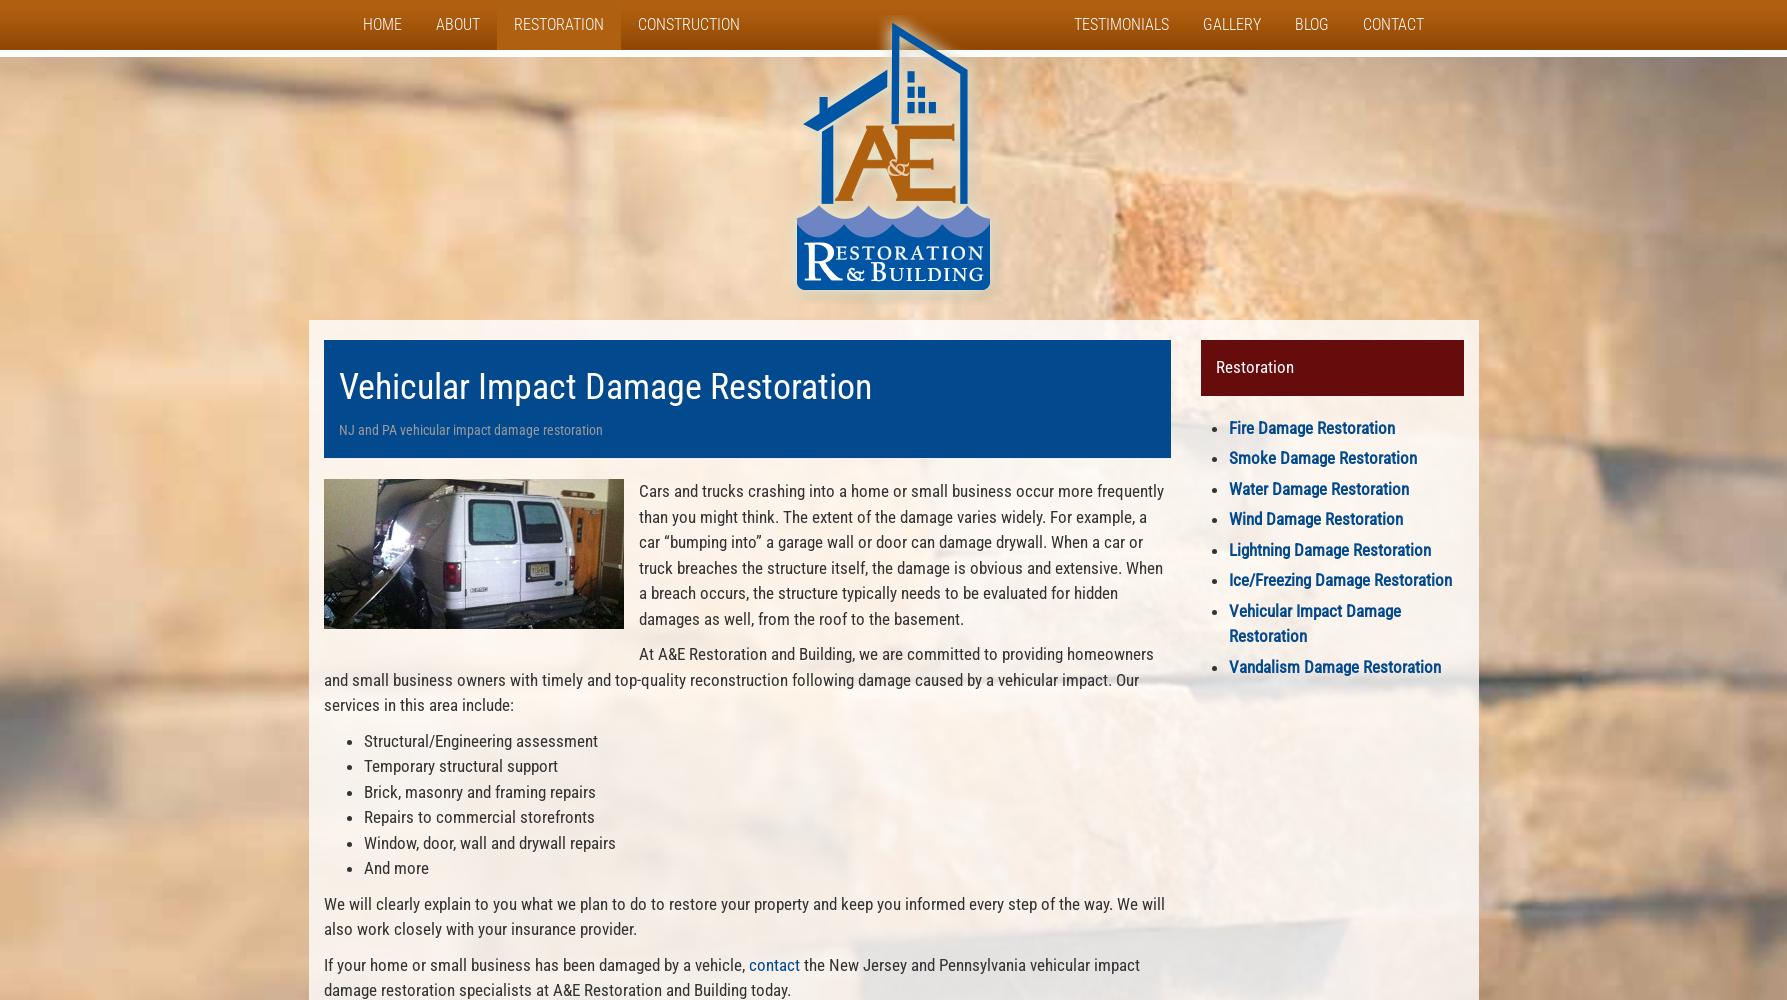 This screenshot has width=1787, height=1000. Describe the element at coordinates (479, 739) in the screenshot. I see `'Structural/Engineering assessment'` at that location.